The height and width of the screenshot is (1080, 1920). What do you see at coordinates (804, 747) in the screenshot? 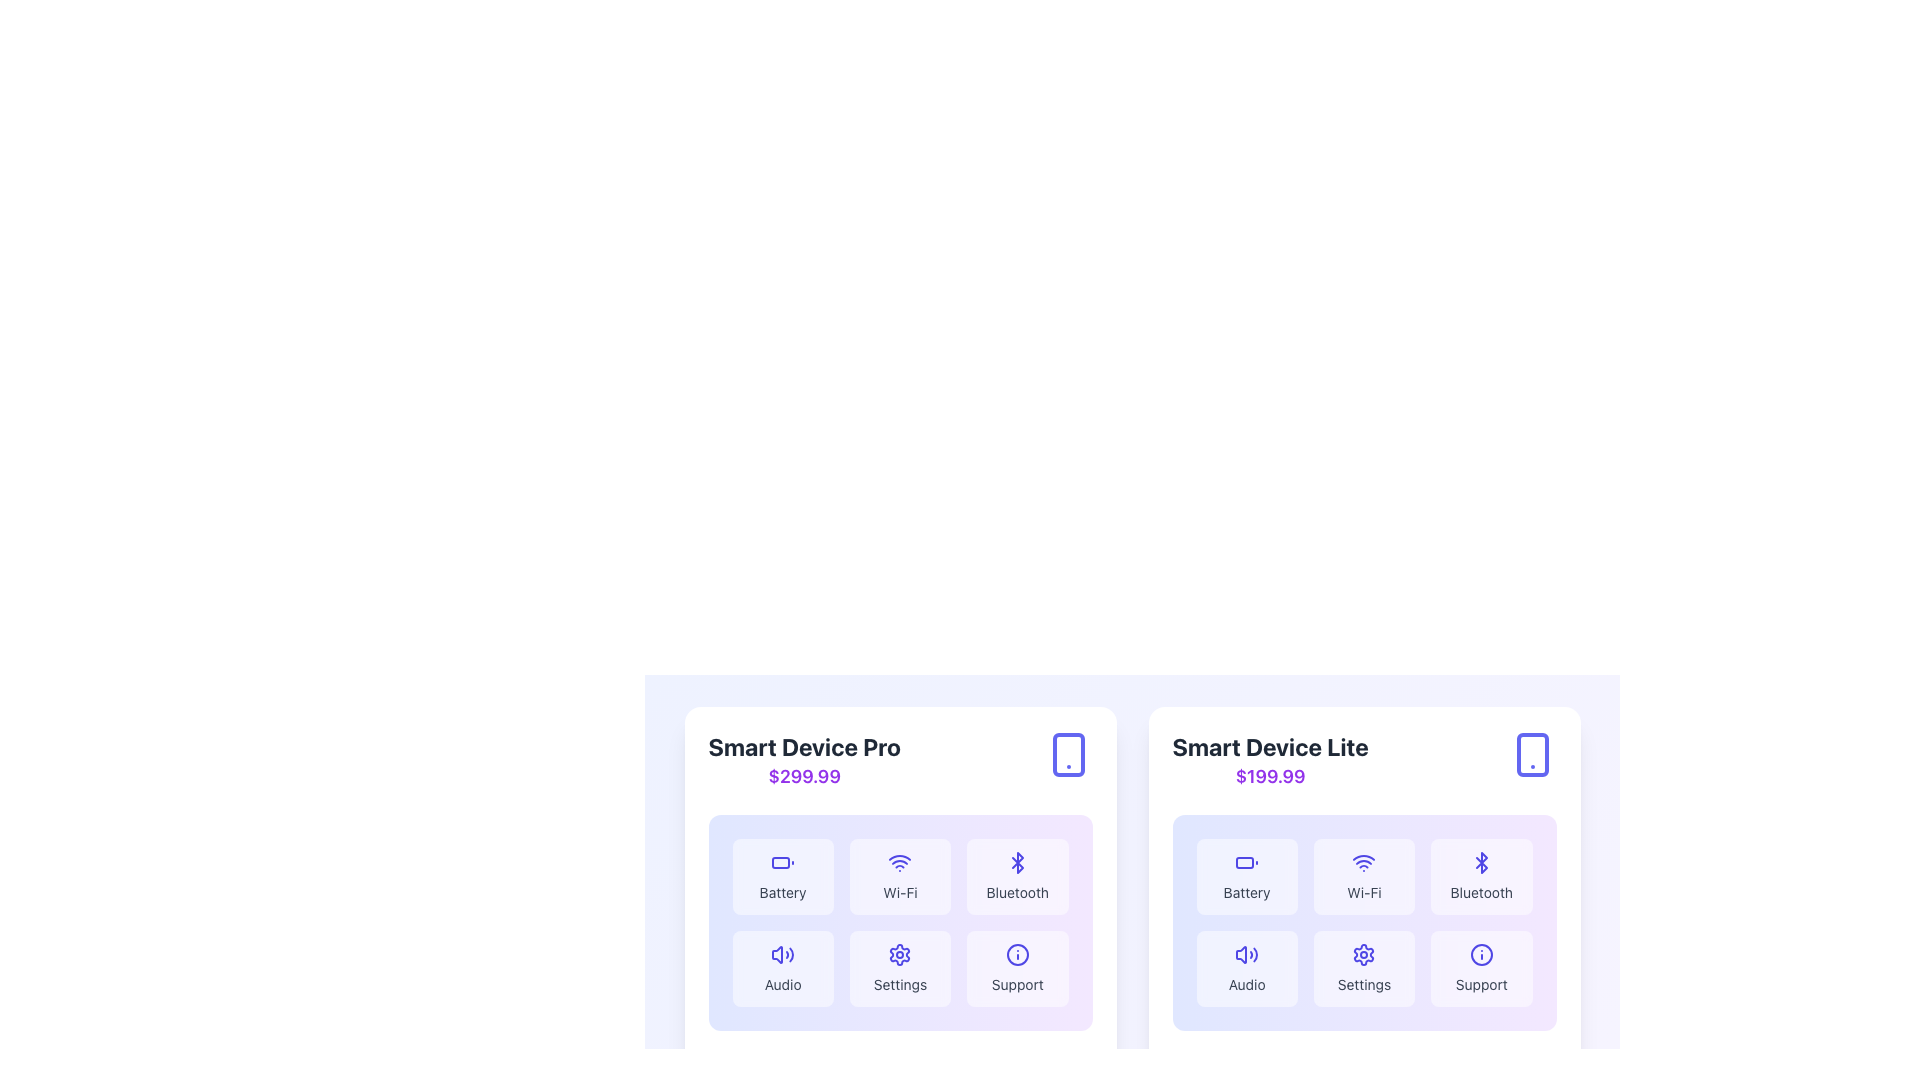
I see `the title text element located in the top-left corner of the product card, positioned above the price of $299.99` at bounding box center [804, 747].